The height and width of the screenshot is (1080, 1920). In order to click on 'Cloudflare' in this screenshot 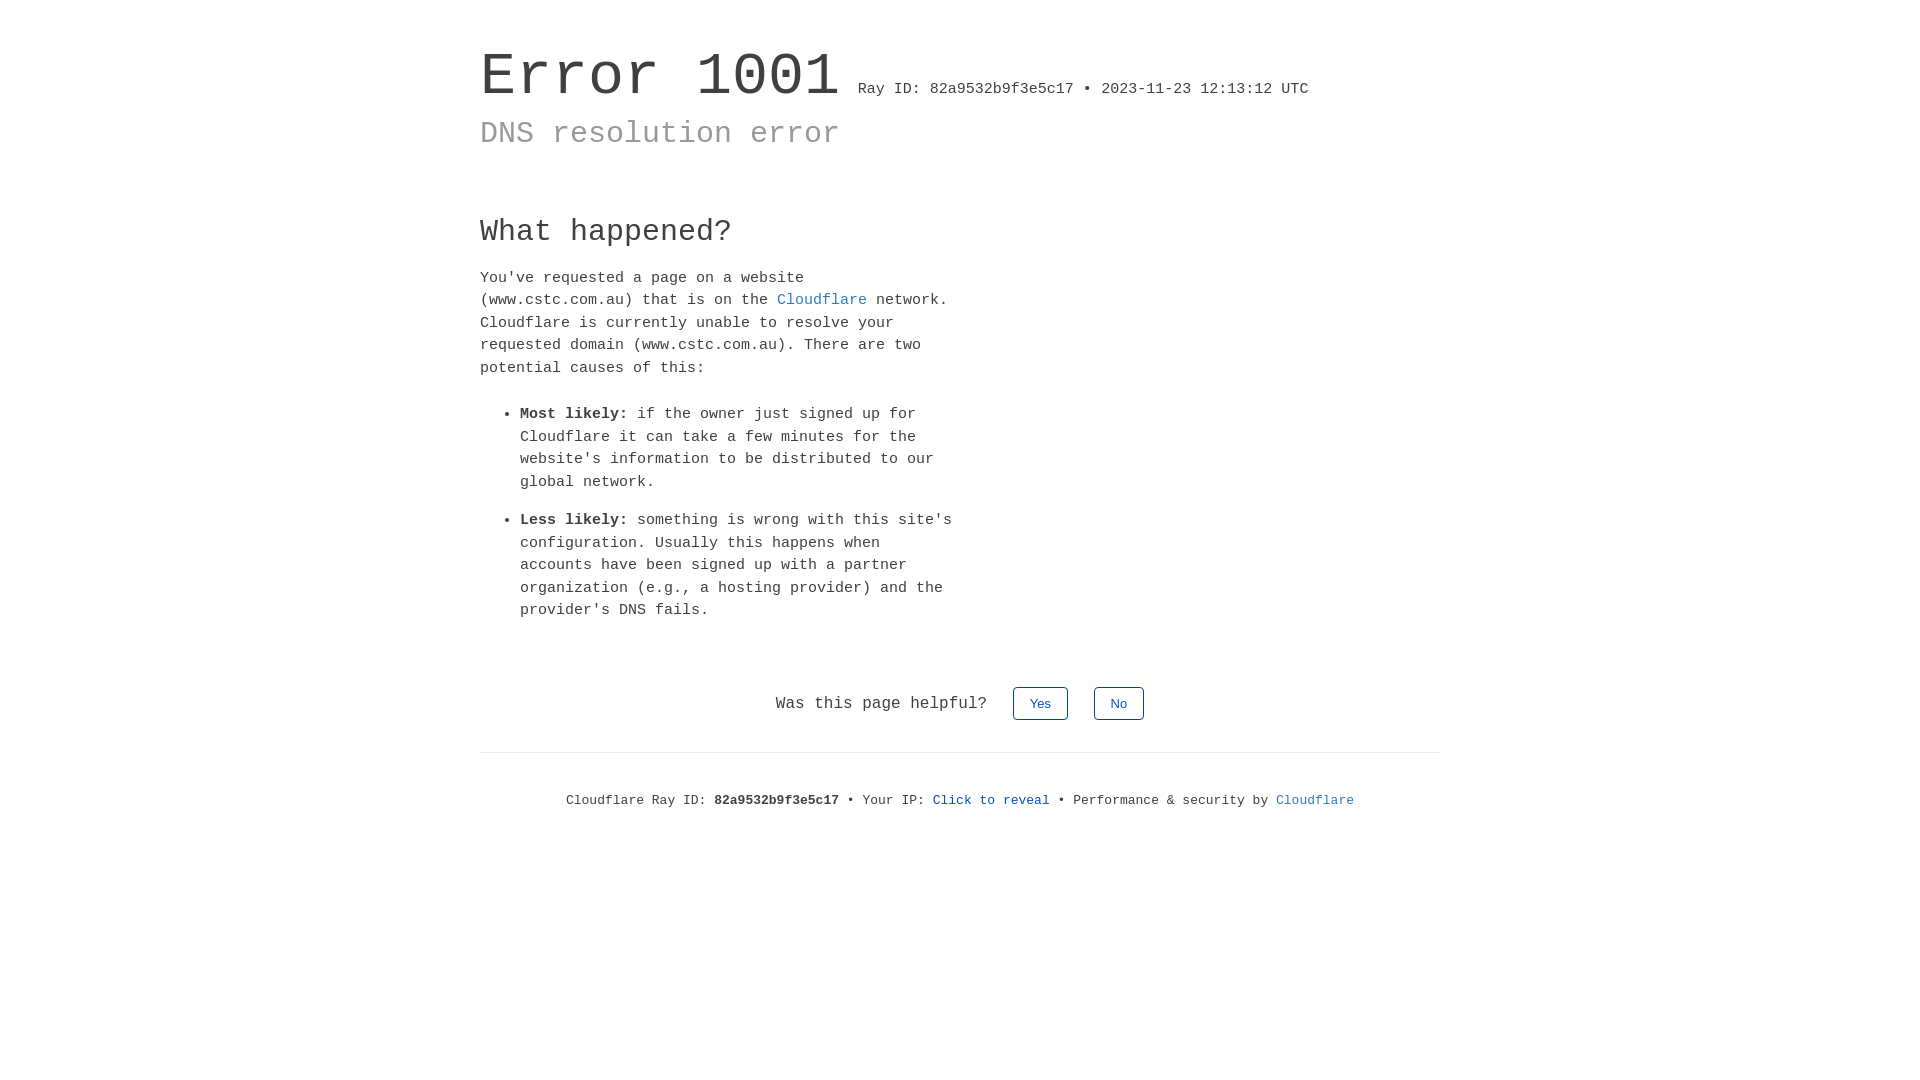, I will do `click(1315, 798)`.